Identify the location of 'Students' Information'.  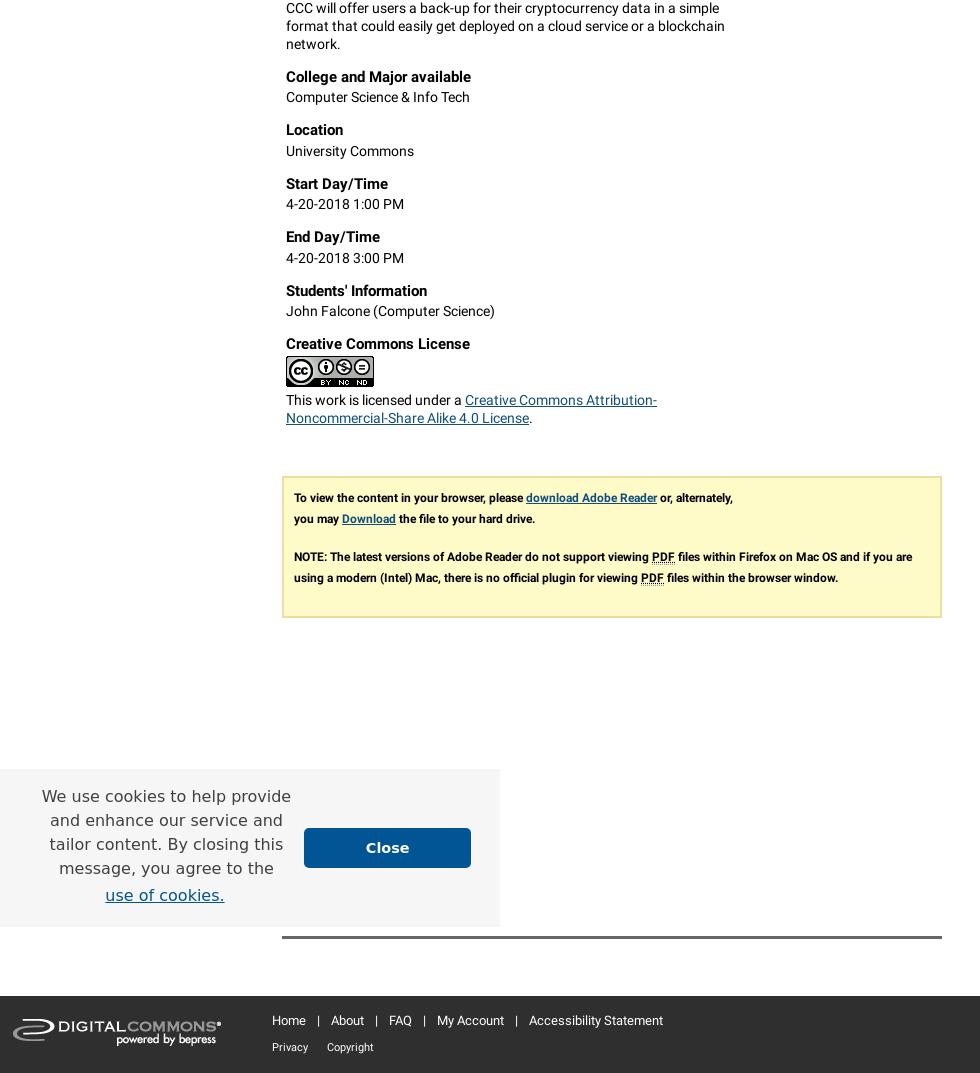
(285, 289).